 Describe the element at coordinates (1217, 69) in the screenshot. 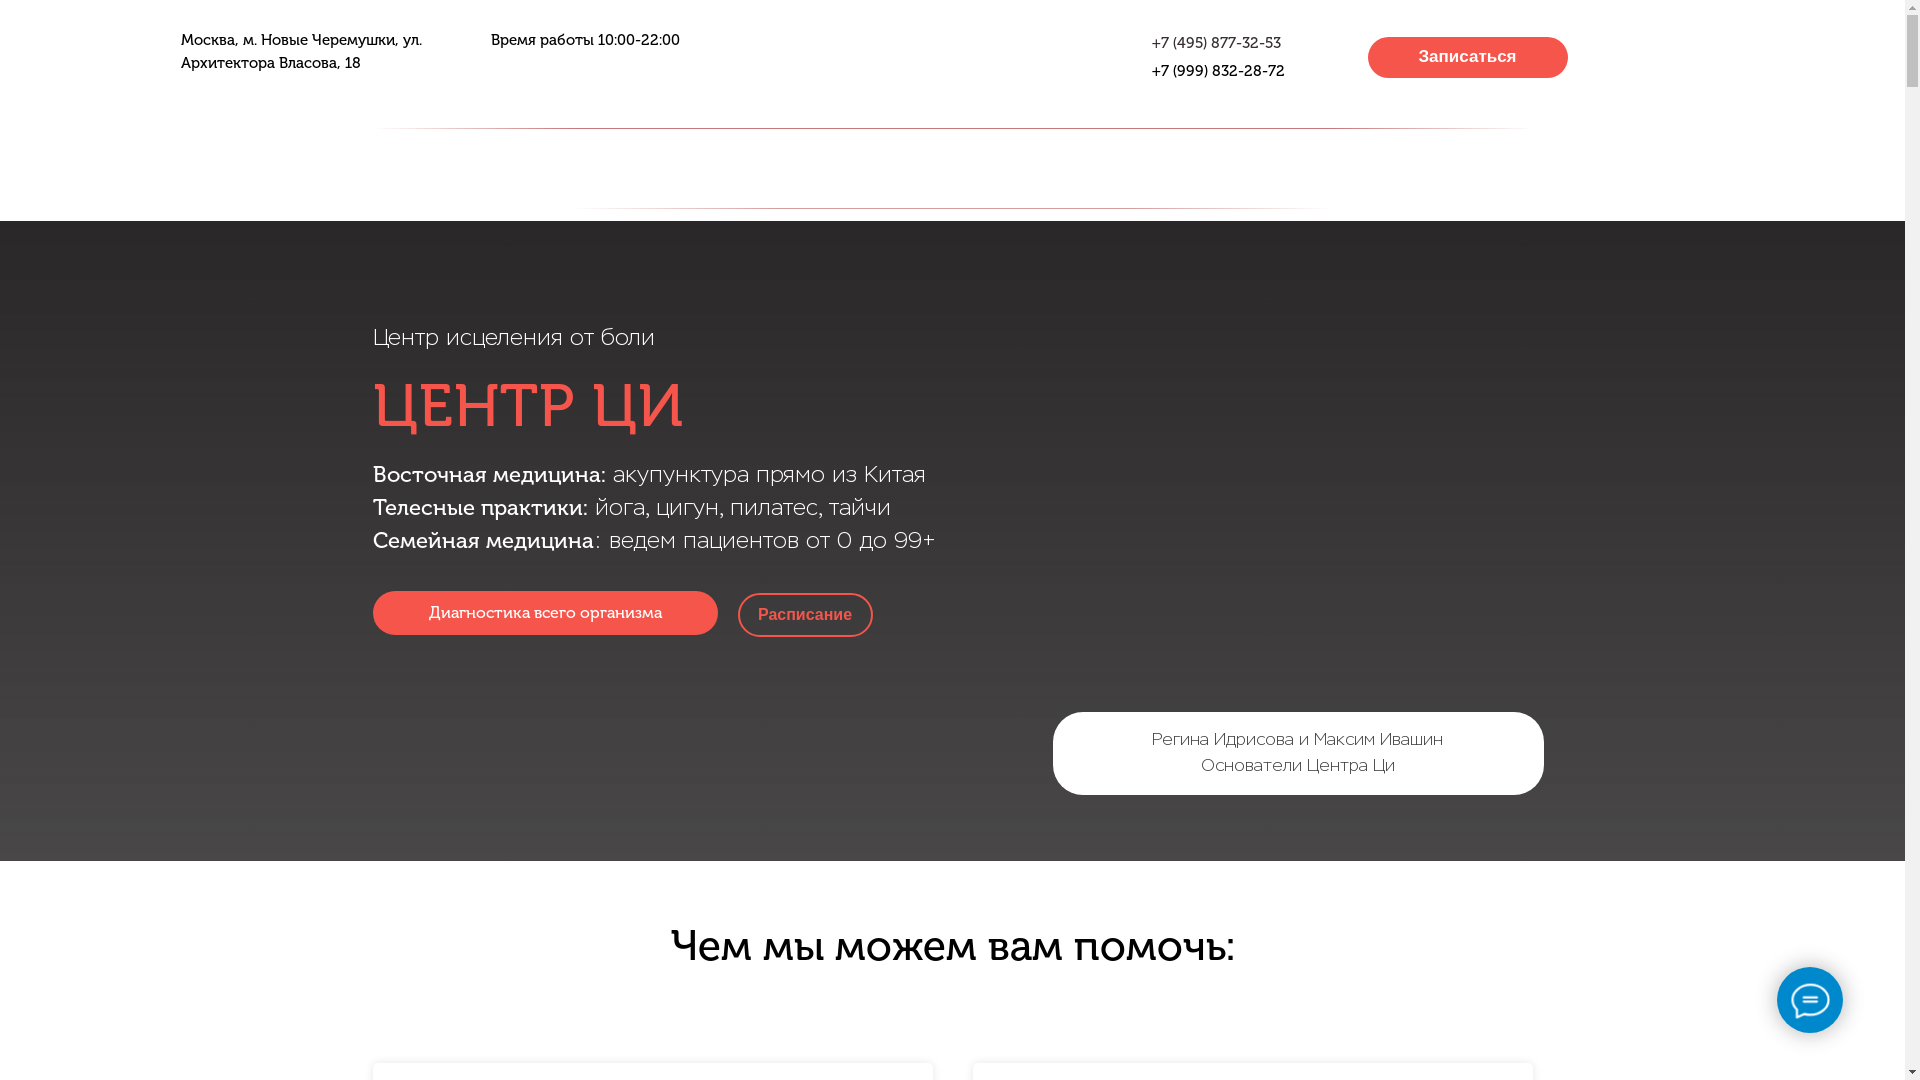

I see `'+7 (999) 832-28-72'` at that location.